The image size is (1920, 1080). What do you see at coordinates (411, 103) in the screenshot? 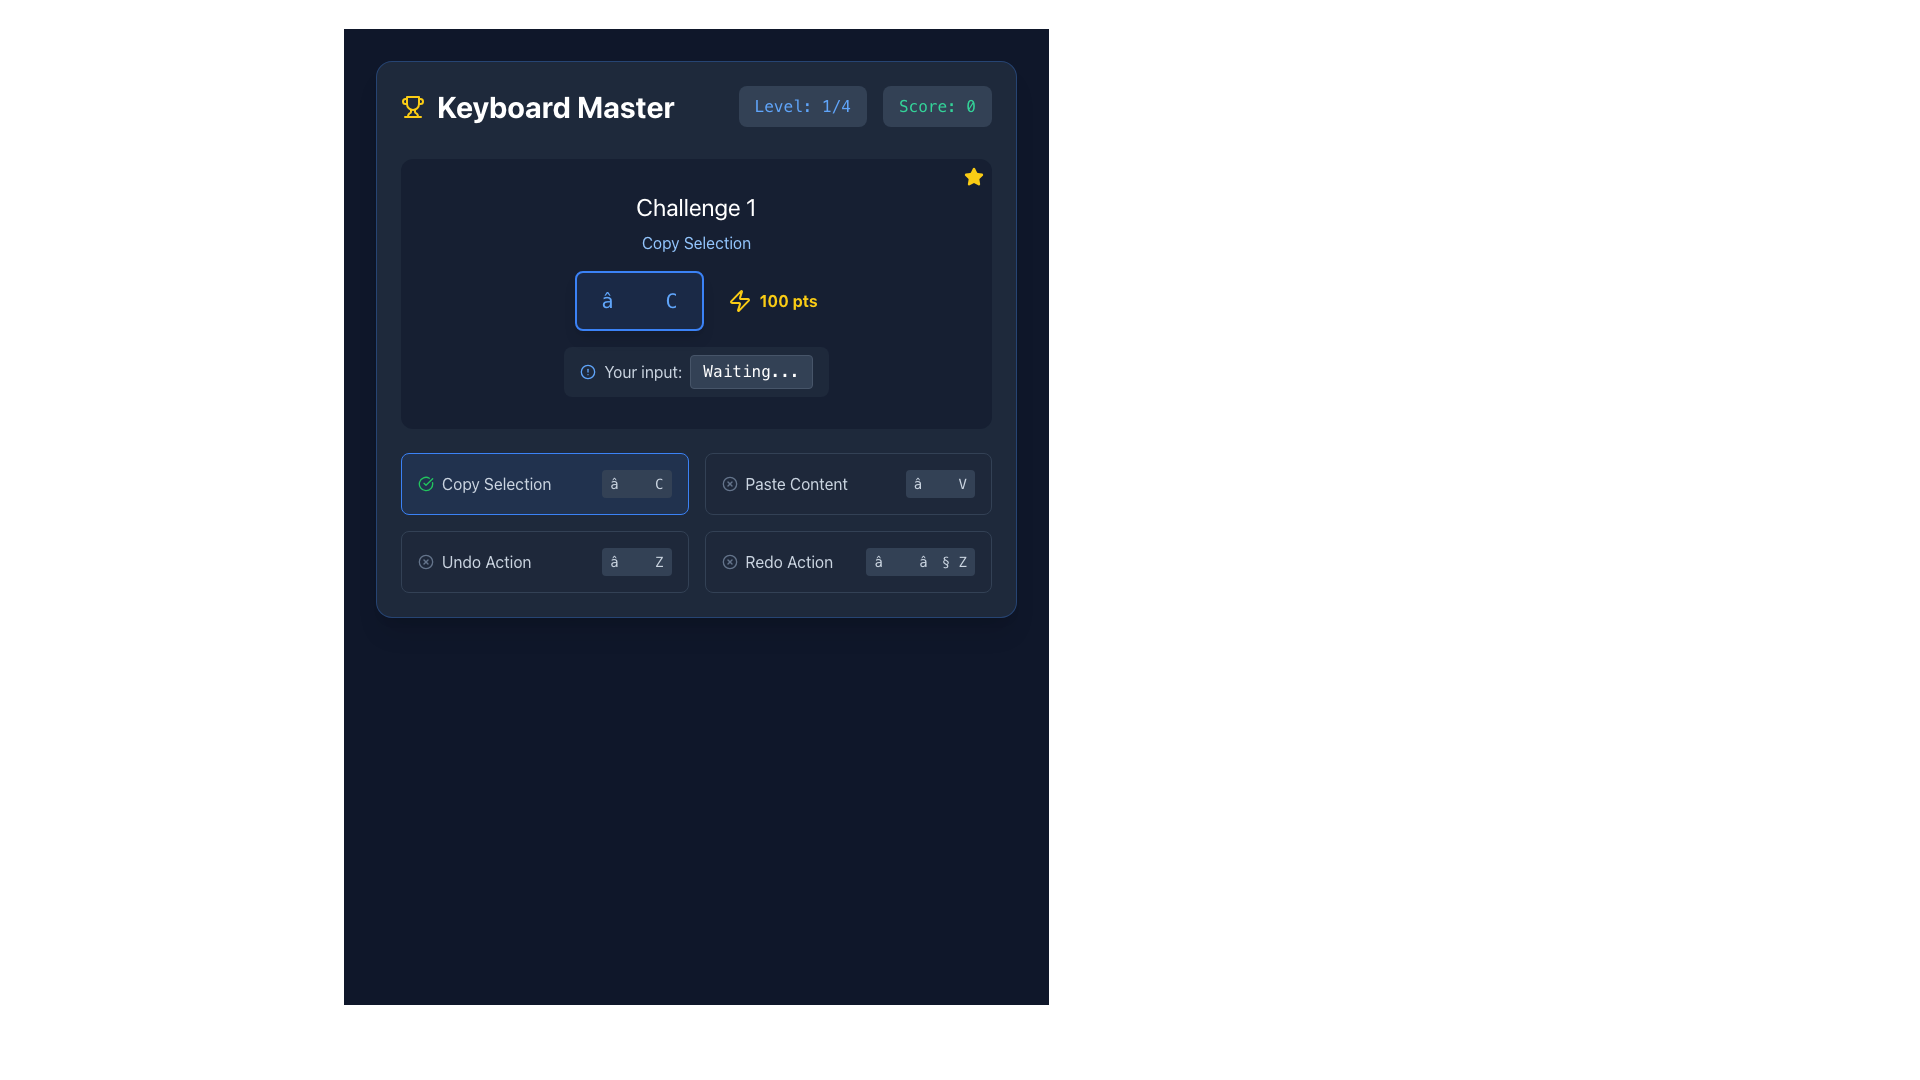
I see `the central part of the trophy icon represented by the SVG element that visually complements the title text 'Keyboard Master'` at bounding box center [411, 103].